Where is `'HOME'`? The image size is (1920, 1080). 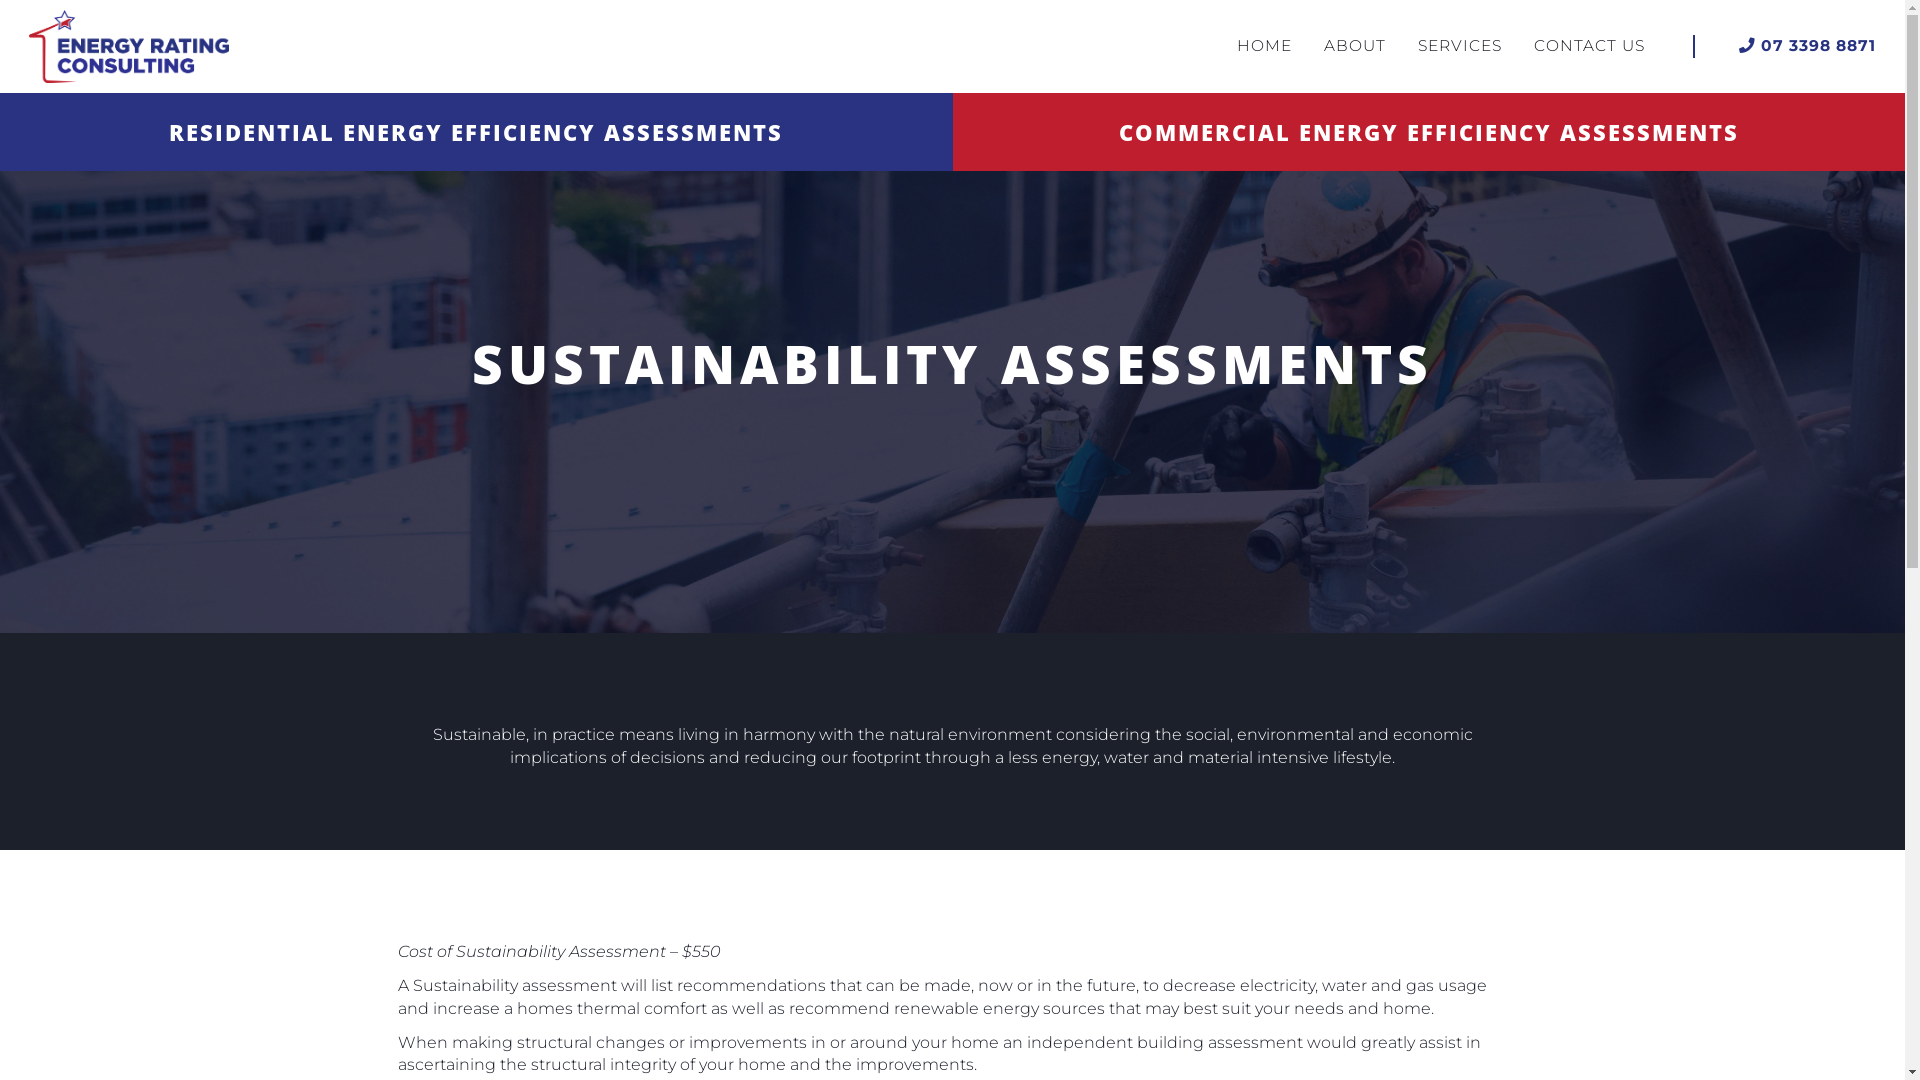
'HOME' is located at coordinates (1263, 45).